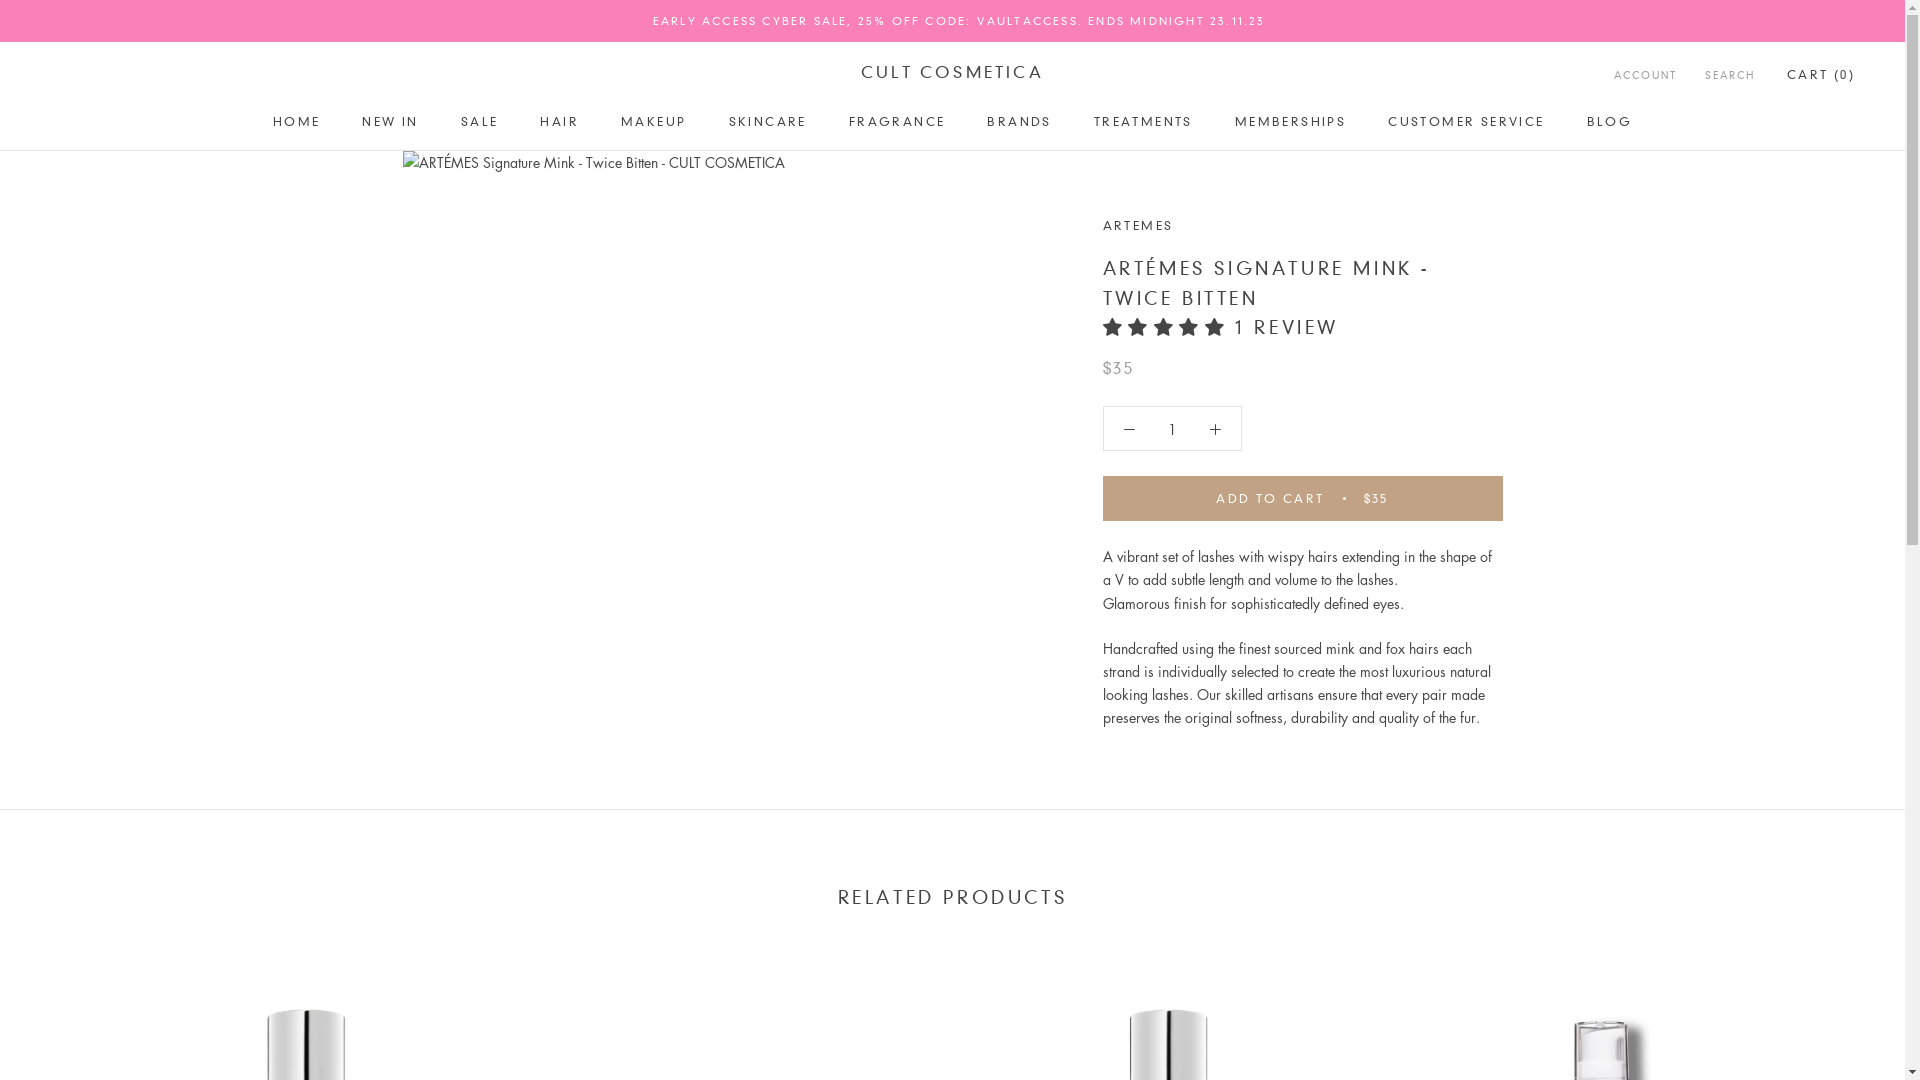 The image size is (1920, 1080). Describe the element at coordinates (951, 72) in the screenshot. I see `'CULT COSMETICA'` at that location.